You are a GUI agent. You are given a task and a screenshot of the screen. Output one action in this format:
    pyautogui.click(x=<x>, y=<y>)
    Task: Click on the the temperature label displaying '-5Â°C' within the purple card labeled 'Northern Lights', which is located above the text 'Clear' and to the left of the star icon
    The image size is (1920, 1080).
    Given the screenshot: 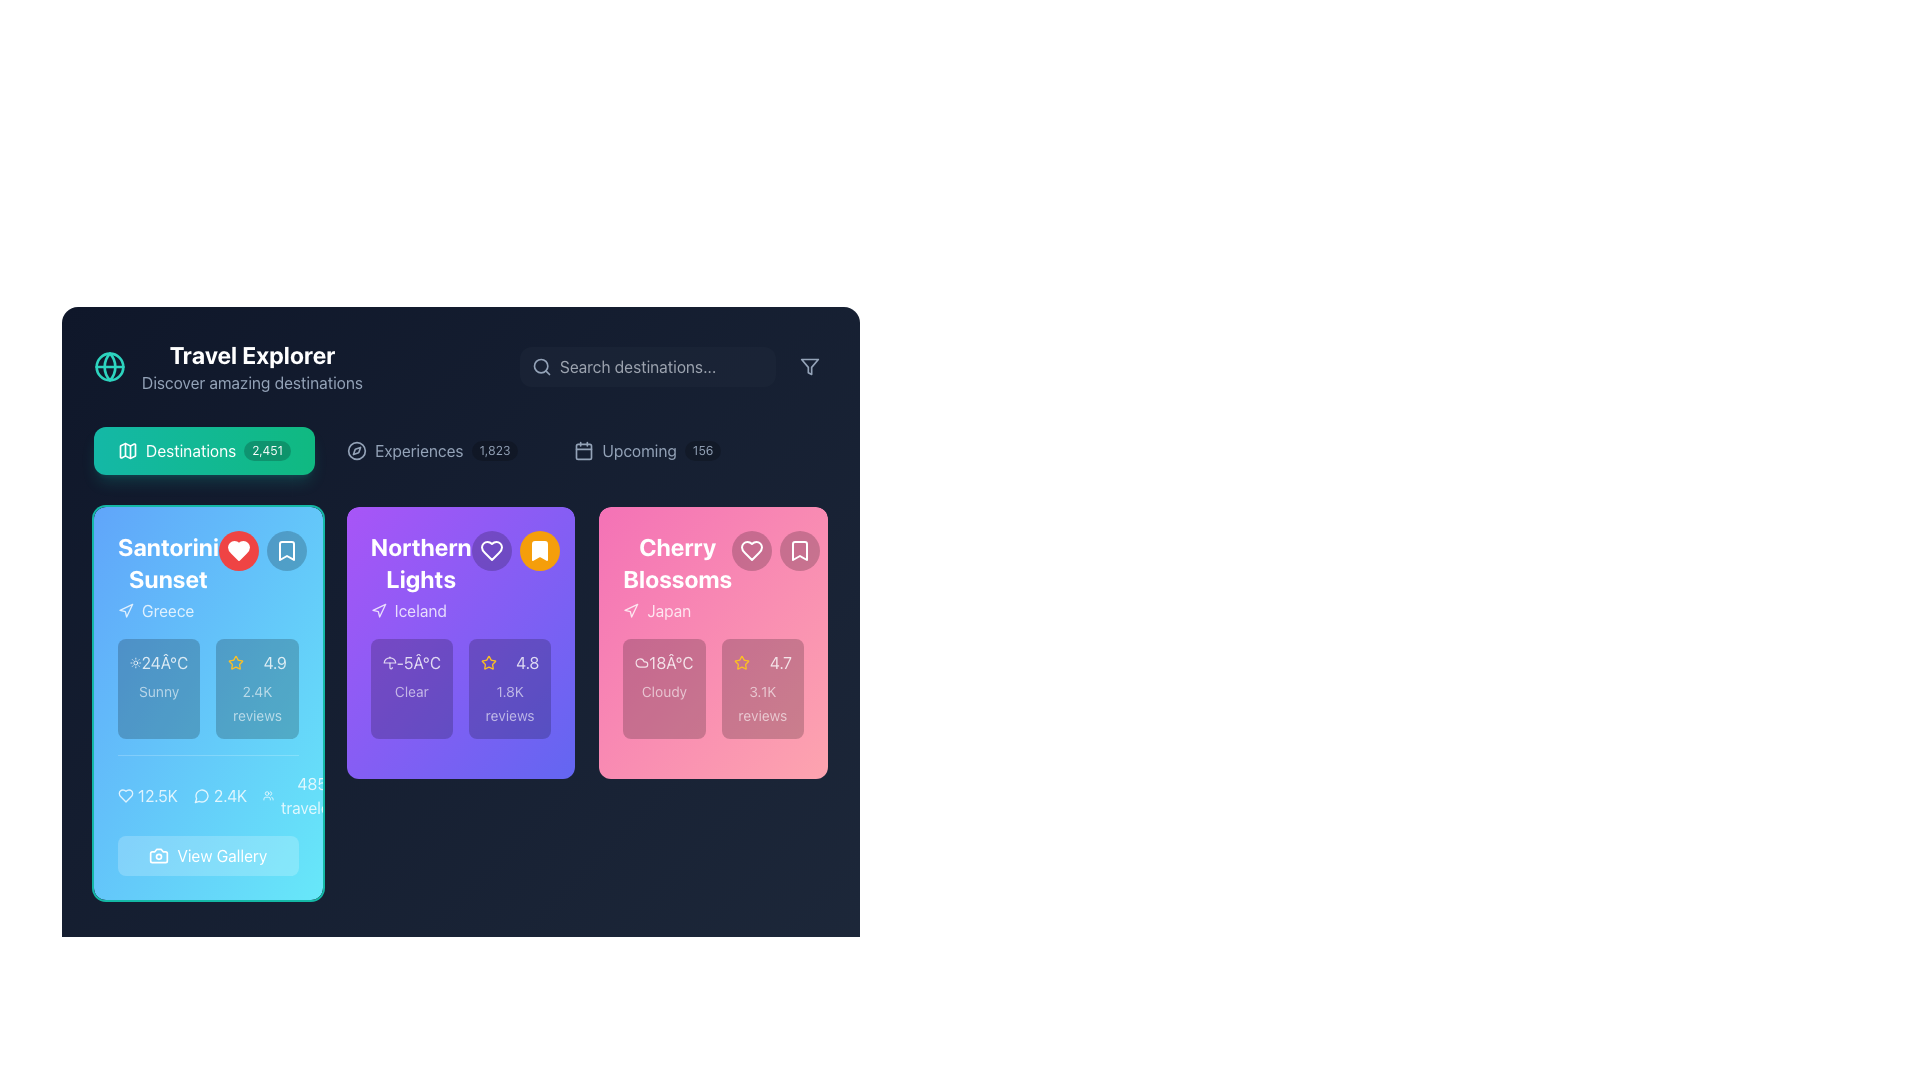 What is the action you would take?
    pyautogui.click(x=410, y=663)
    